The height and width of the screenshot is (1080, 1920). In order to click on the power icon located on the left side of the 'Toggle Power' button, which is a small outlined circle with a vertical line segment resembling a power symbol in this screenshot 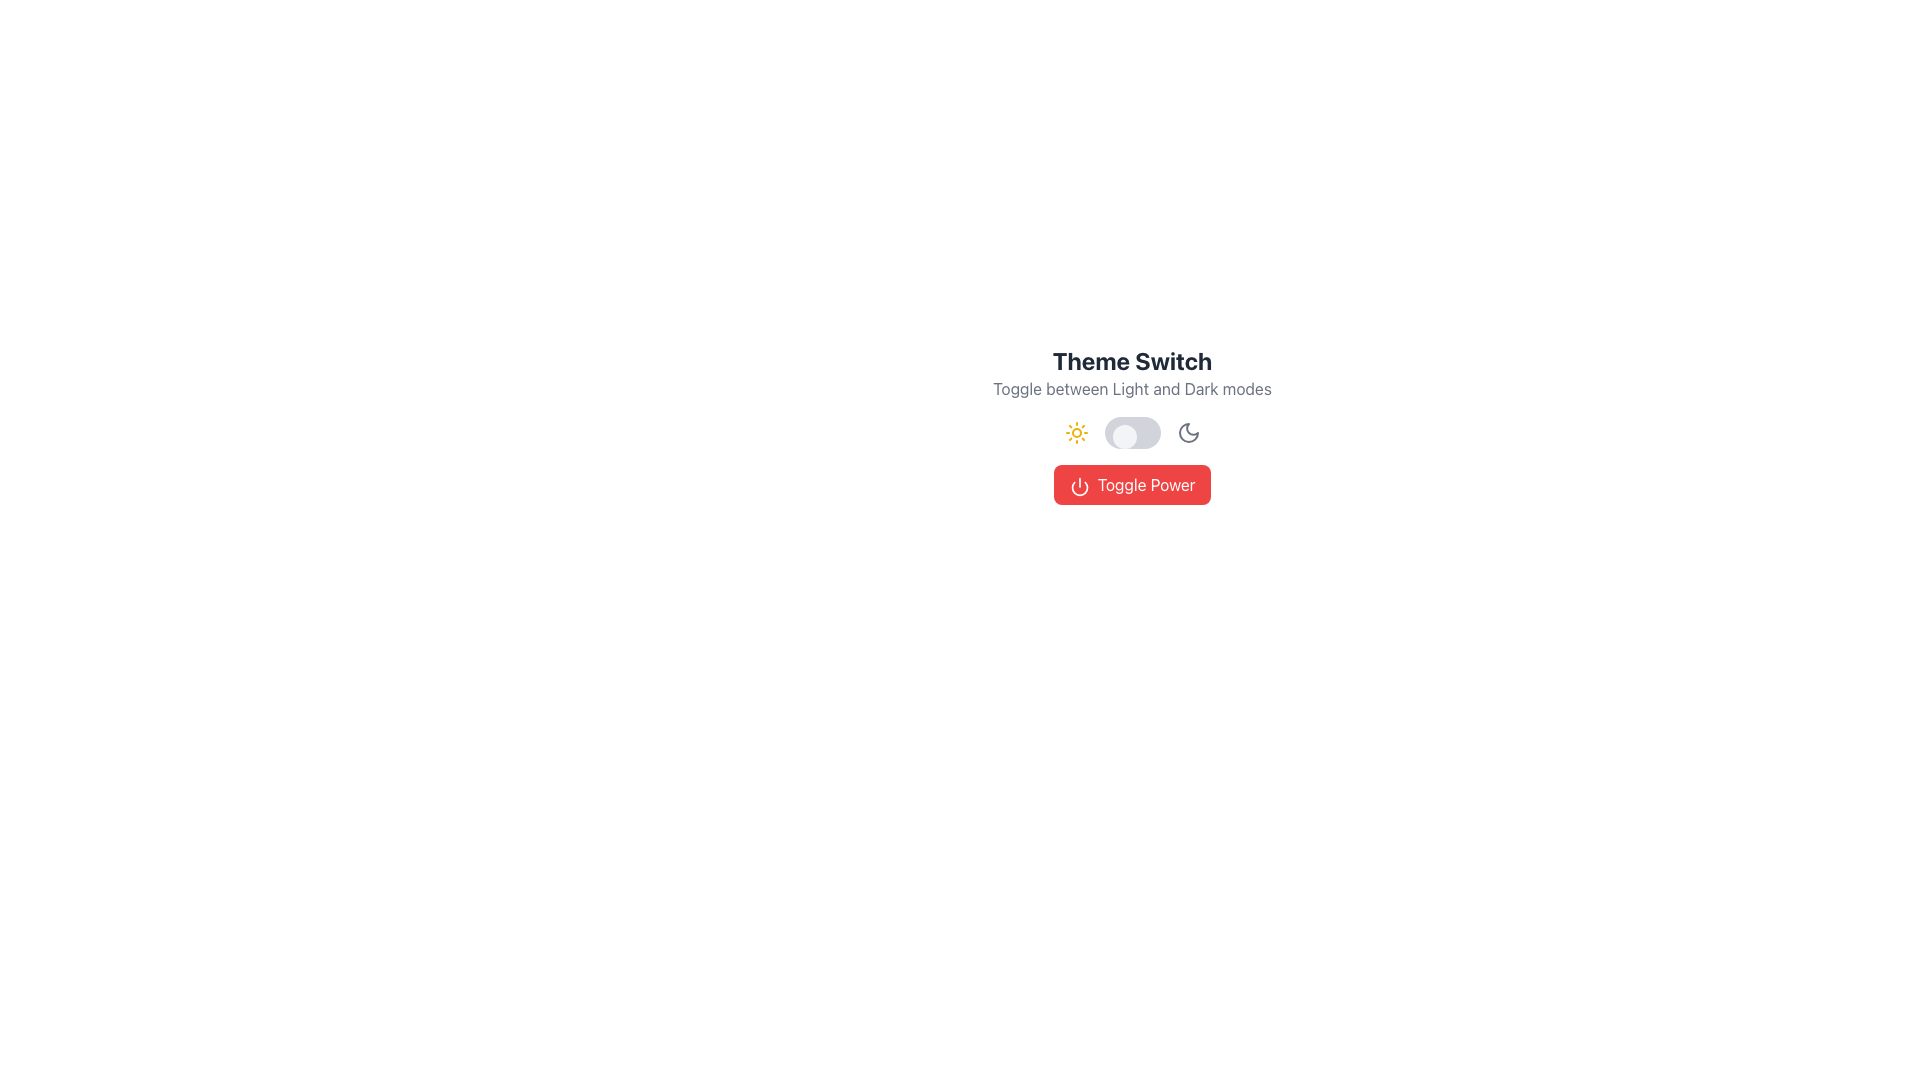, I will do `click(1078, 486)`.